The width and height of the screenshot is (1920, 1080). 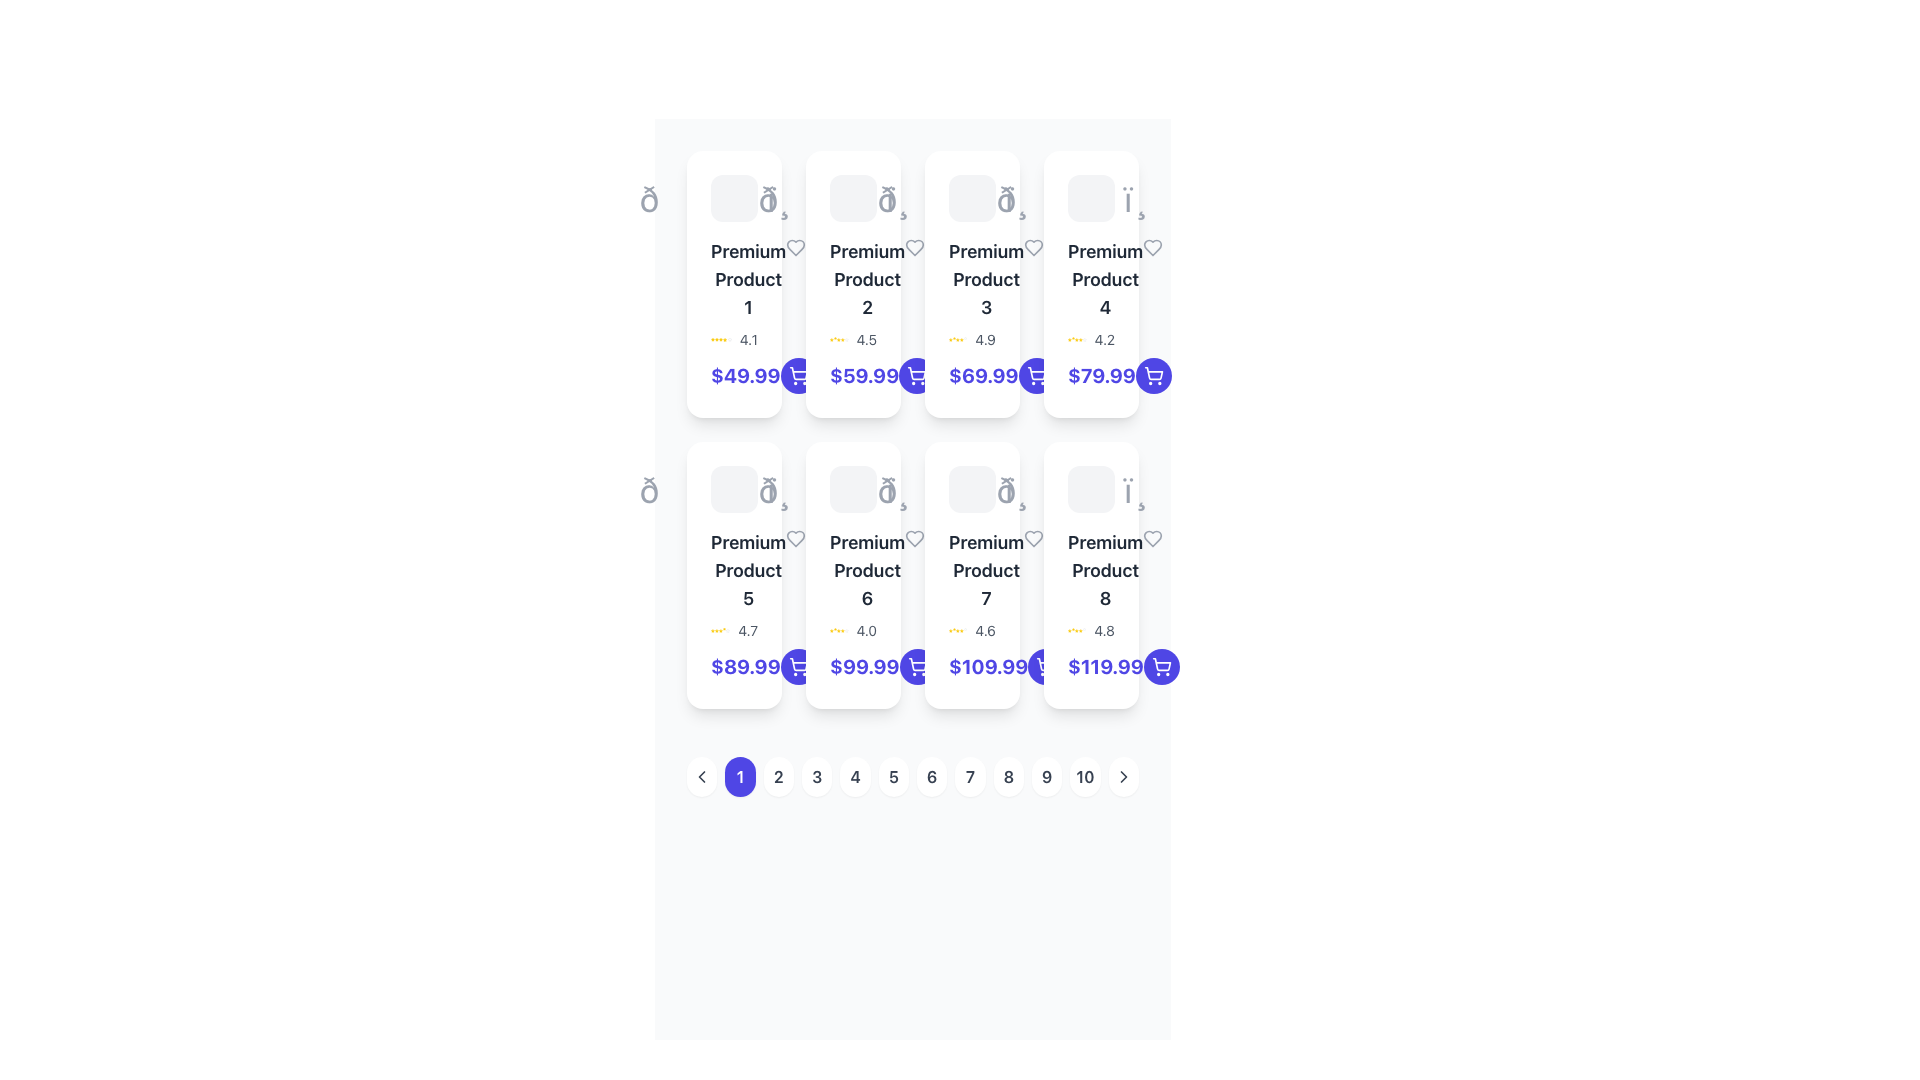 I want to click on the fifth star icon in the 5-star rating system for 'Premium Product 4', so click(x=1083, y=338).